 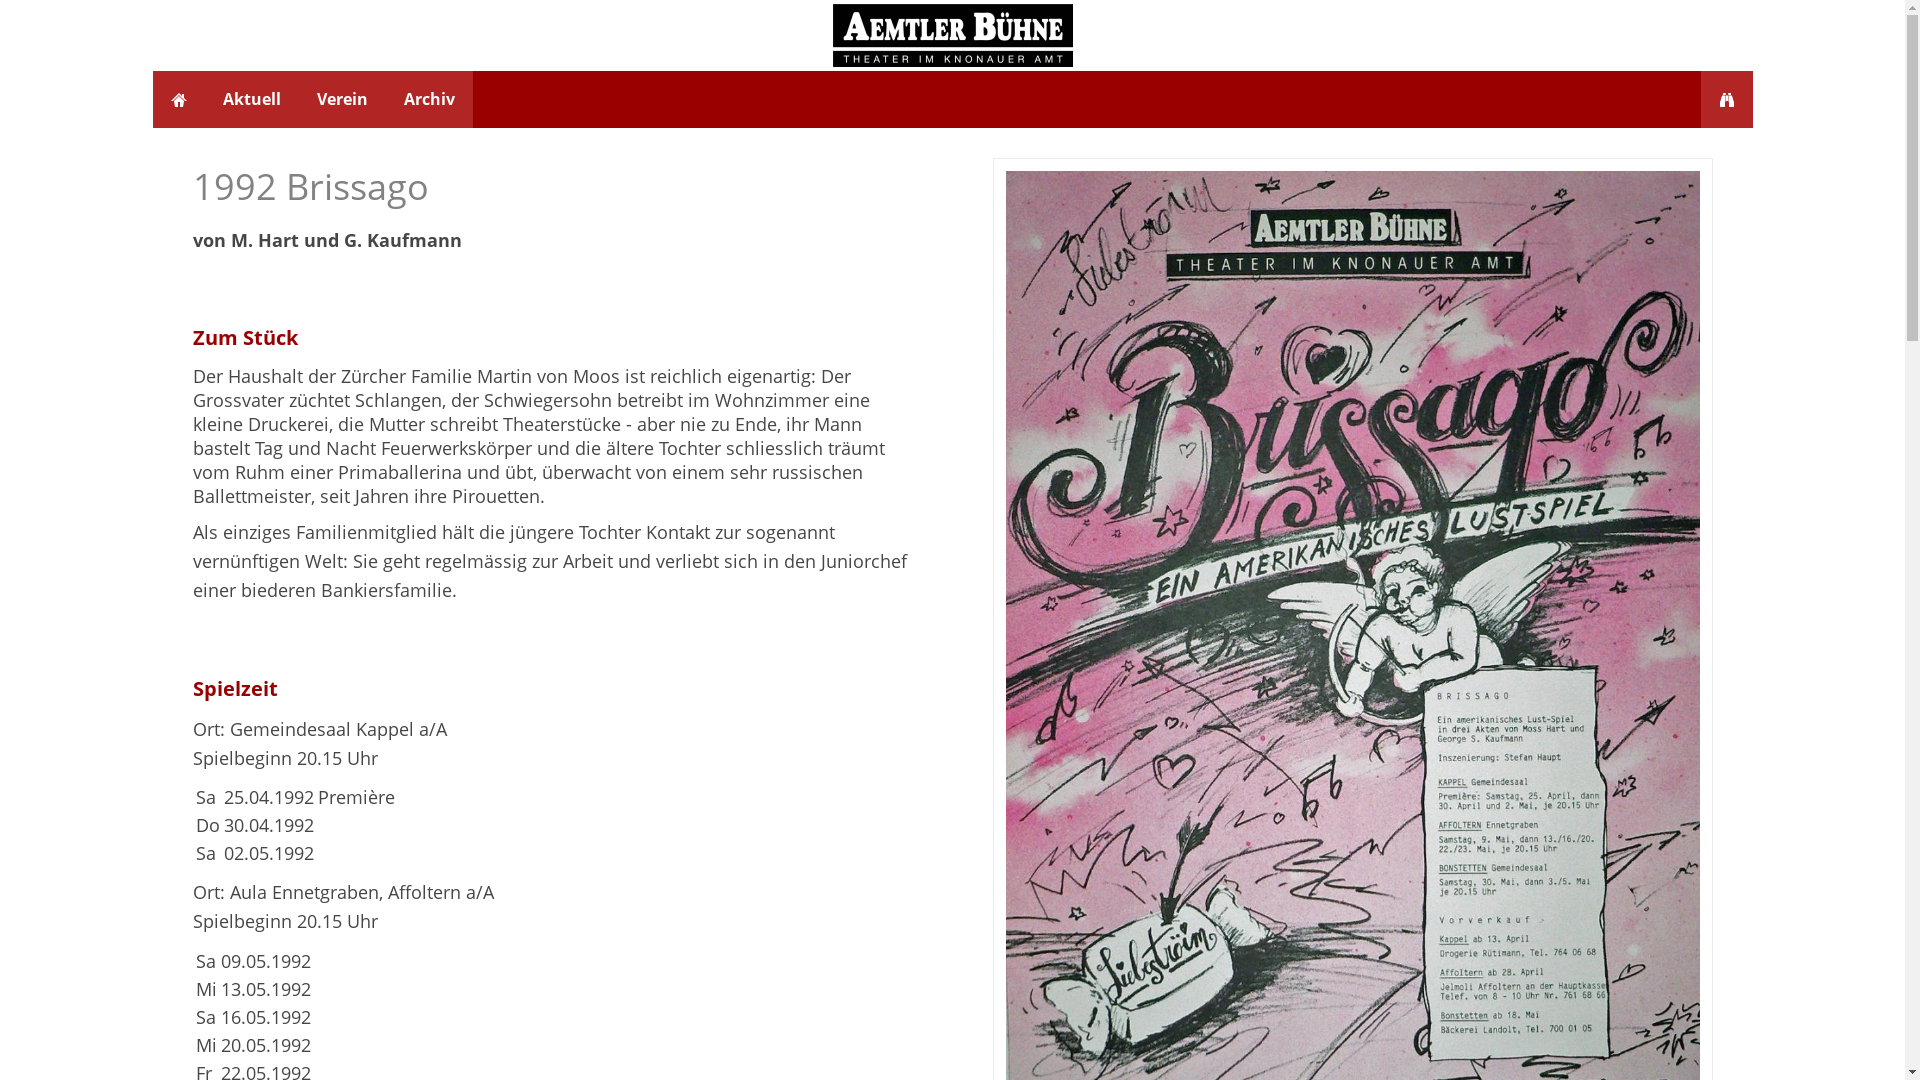 What do you see at coordinates (249, 99) in the screenshot?
I see `'Aktuell'` at bounding box center [249, 99].